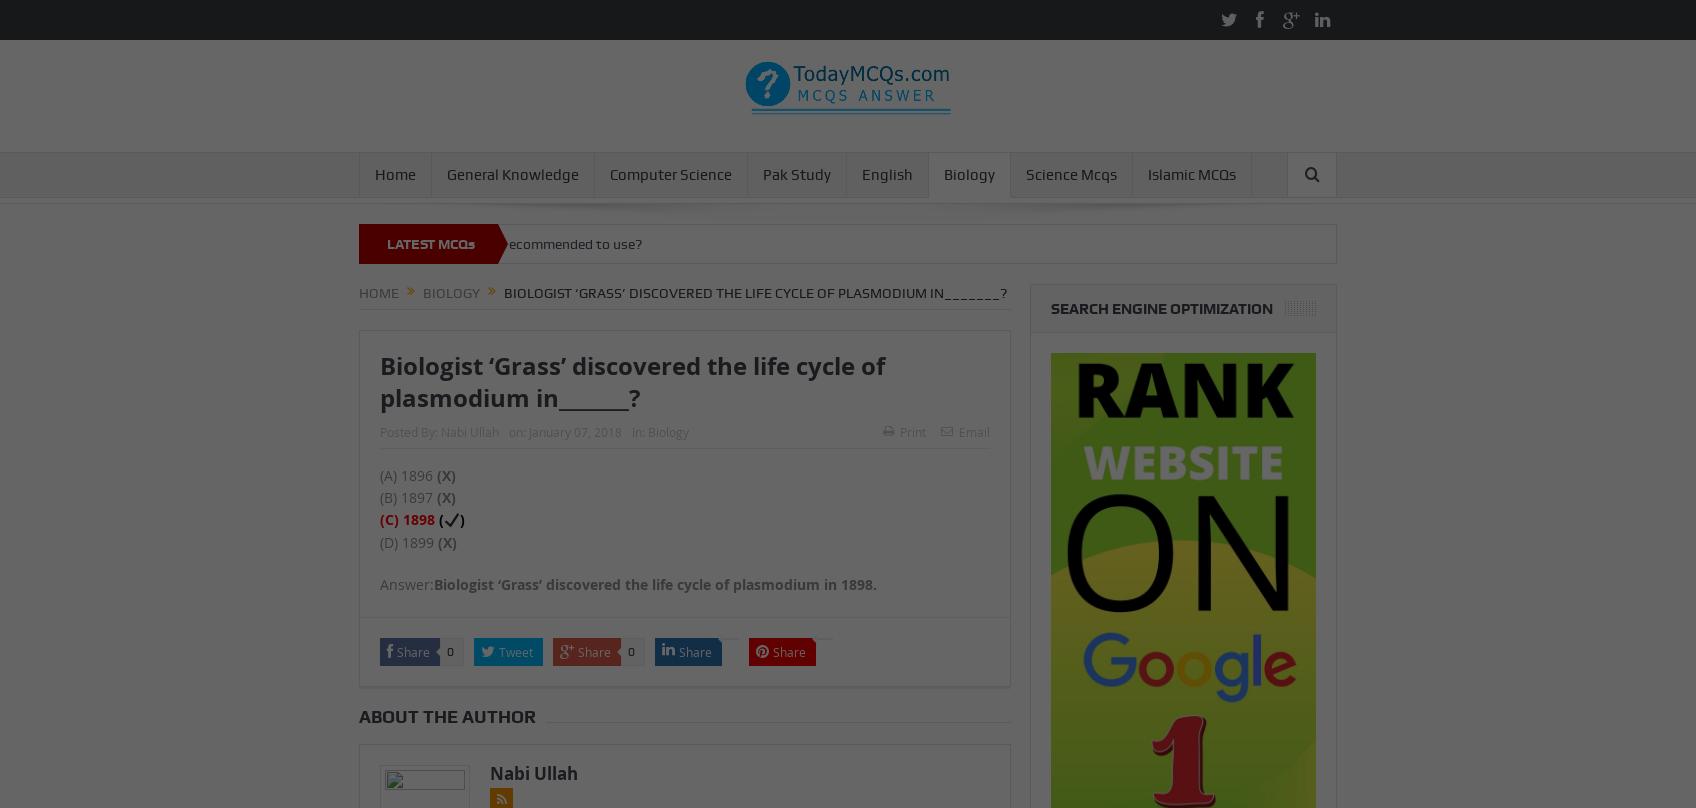 This screenshot has width=1696, height=808. Describe the element at coordinates (1191, 174) in the screenshot. I see `'Islamic MCQs'` at that location.